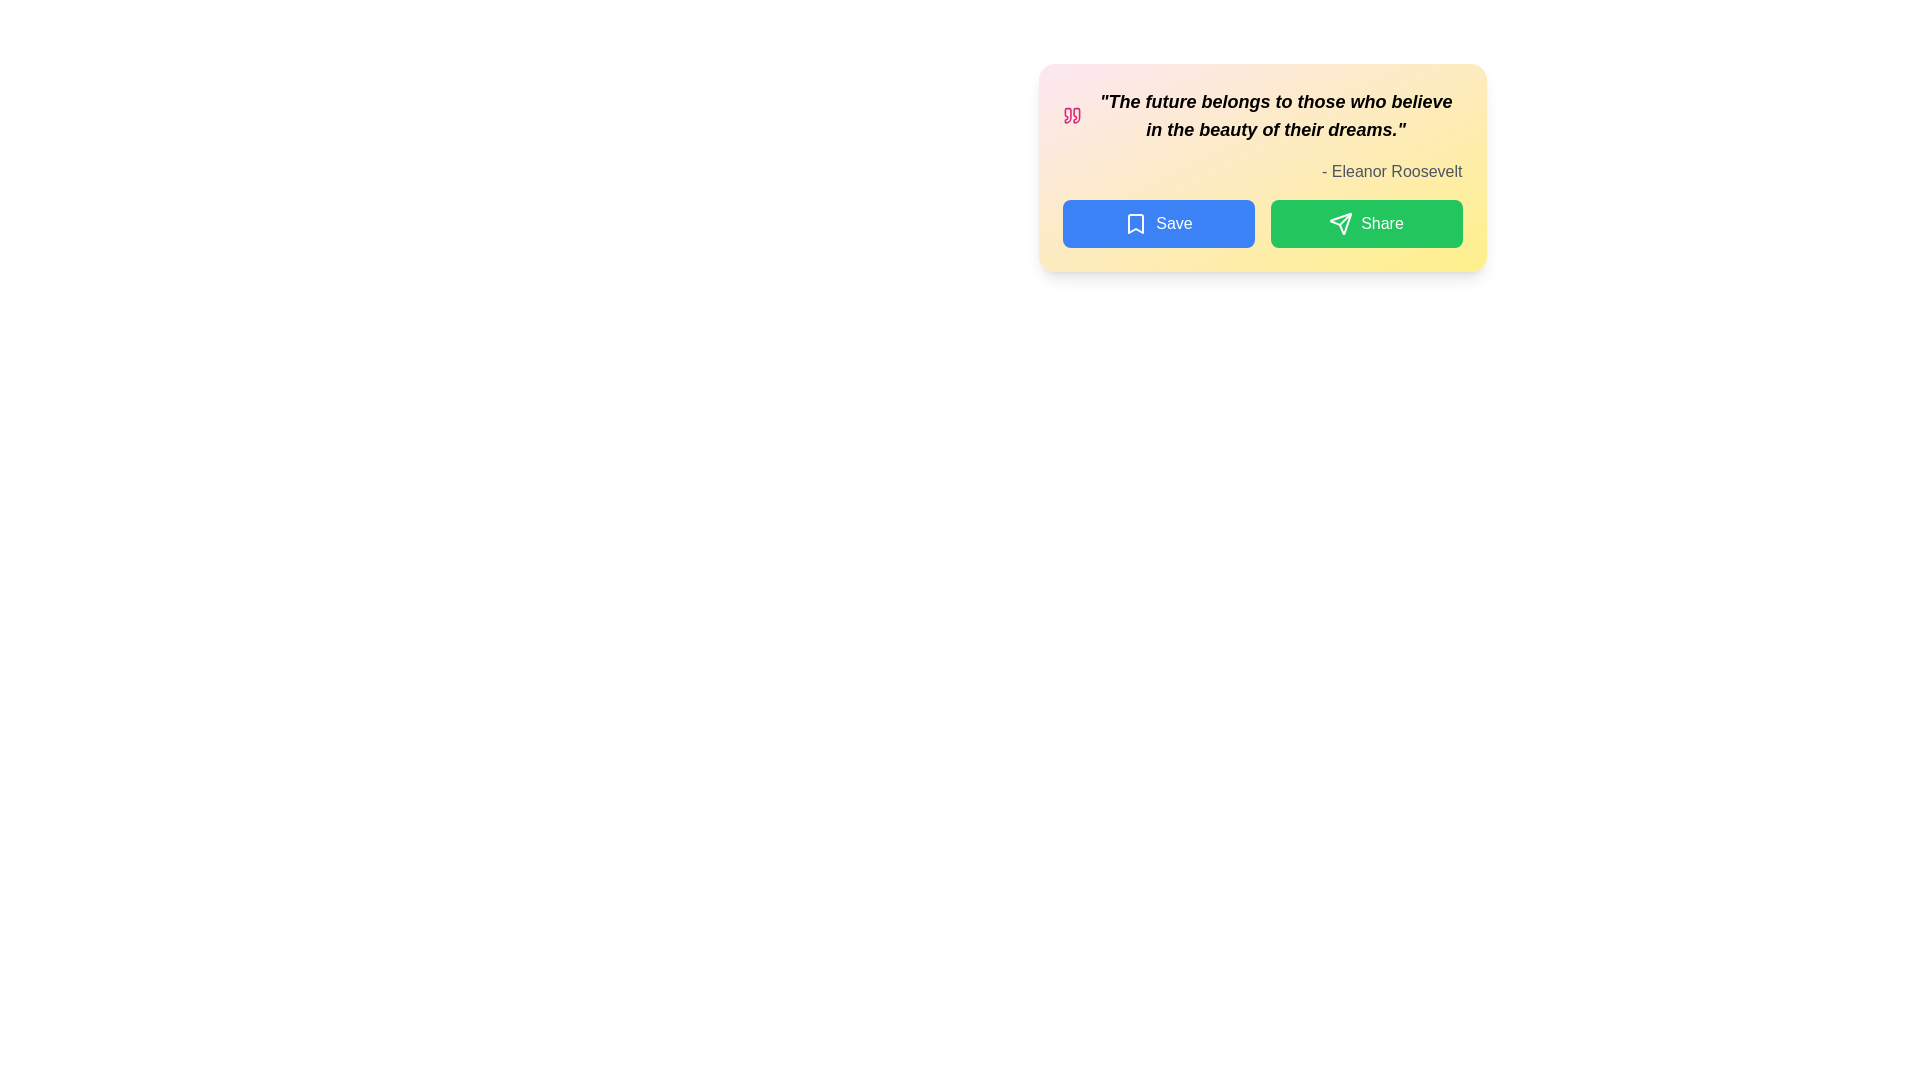  Describe the element at coordinates (1261, 115) in the screenshot. I see `inspirational quote displayed in the text display block located in the upper-central region of the gradient-colored rectangular card, above the buttons labeled 'Save' and 'Share'` at that location.